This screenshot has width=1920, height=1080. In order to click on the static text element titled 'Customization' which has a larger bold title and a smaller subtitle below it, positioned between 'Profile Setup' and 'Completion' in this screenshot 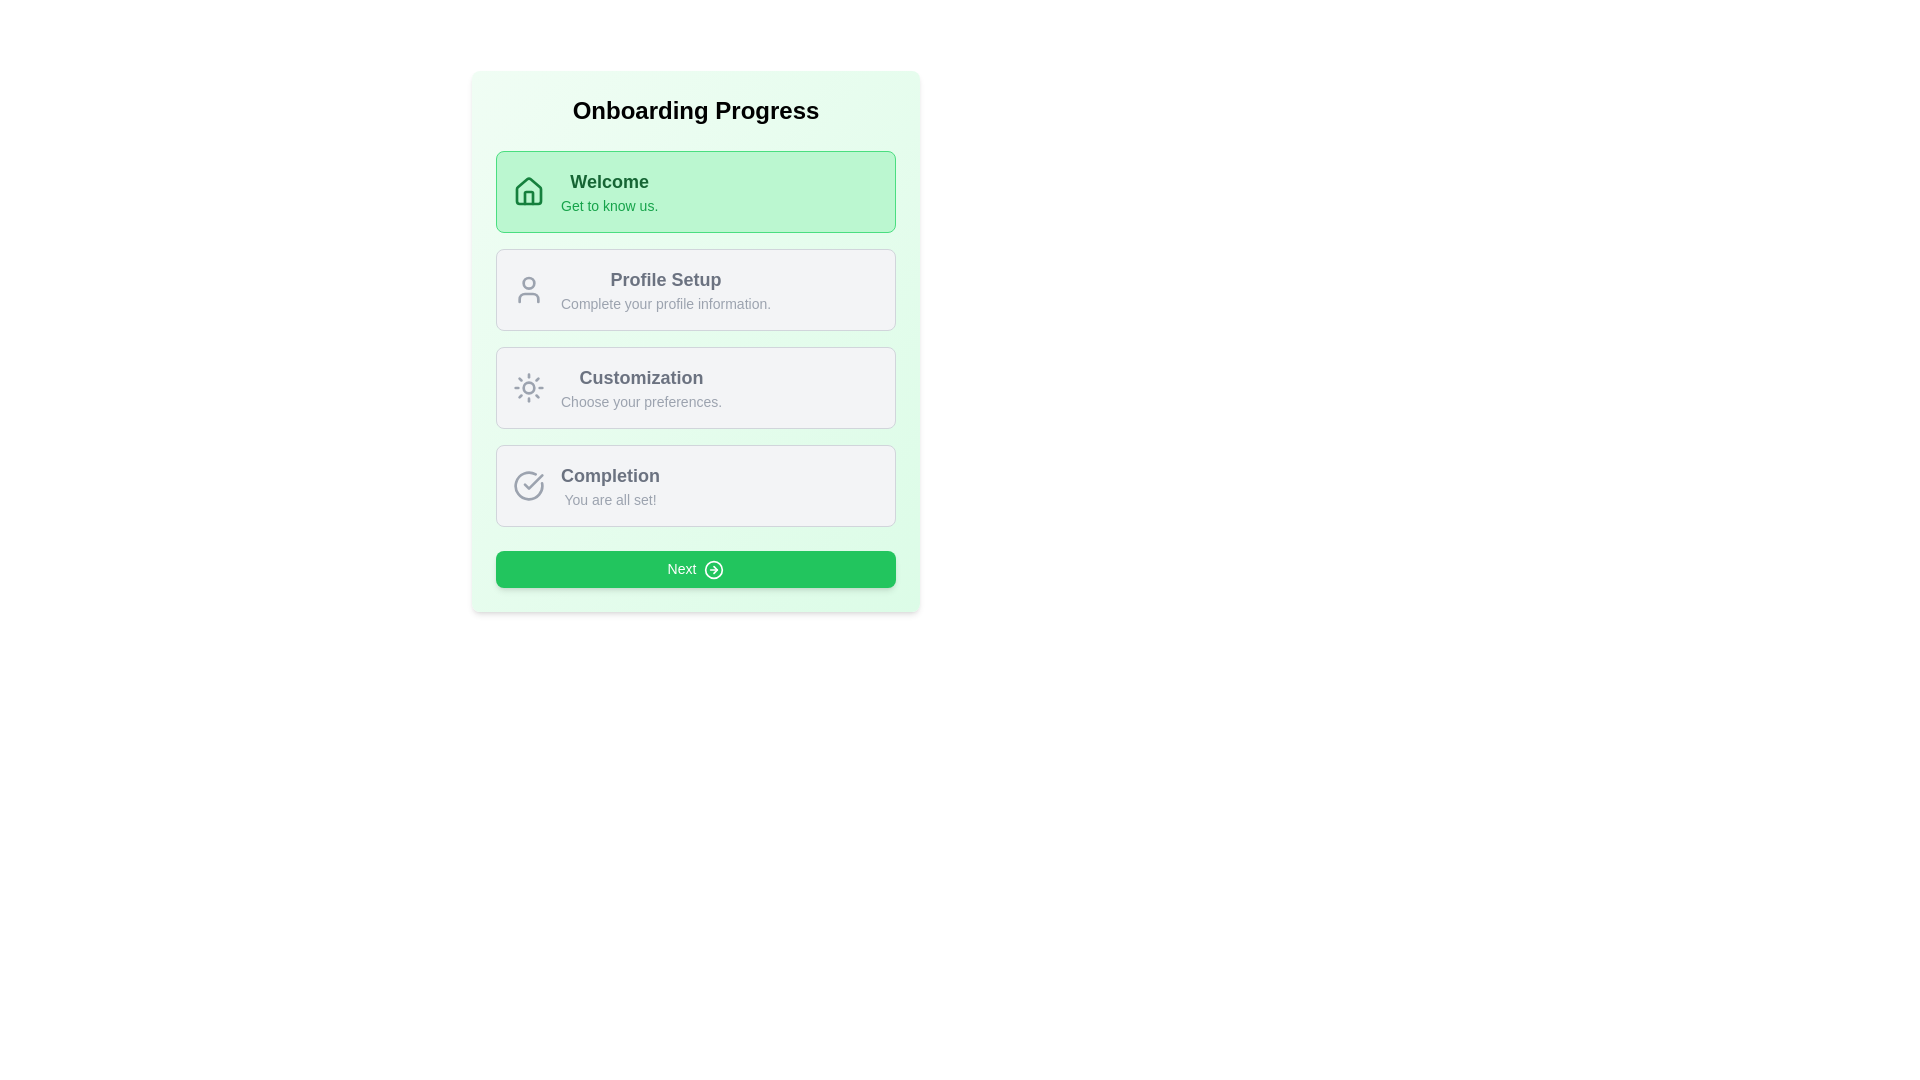, I will do `click(641, 388)`.